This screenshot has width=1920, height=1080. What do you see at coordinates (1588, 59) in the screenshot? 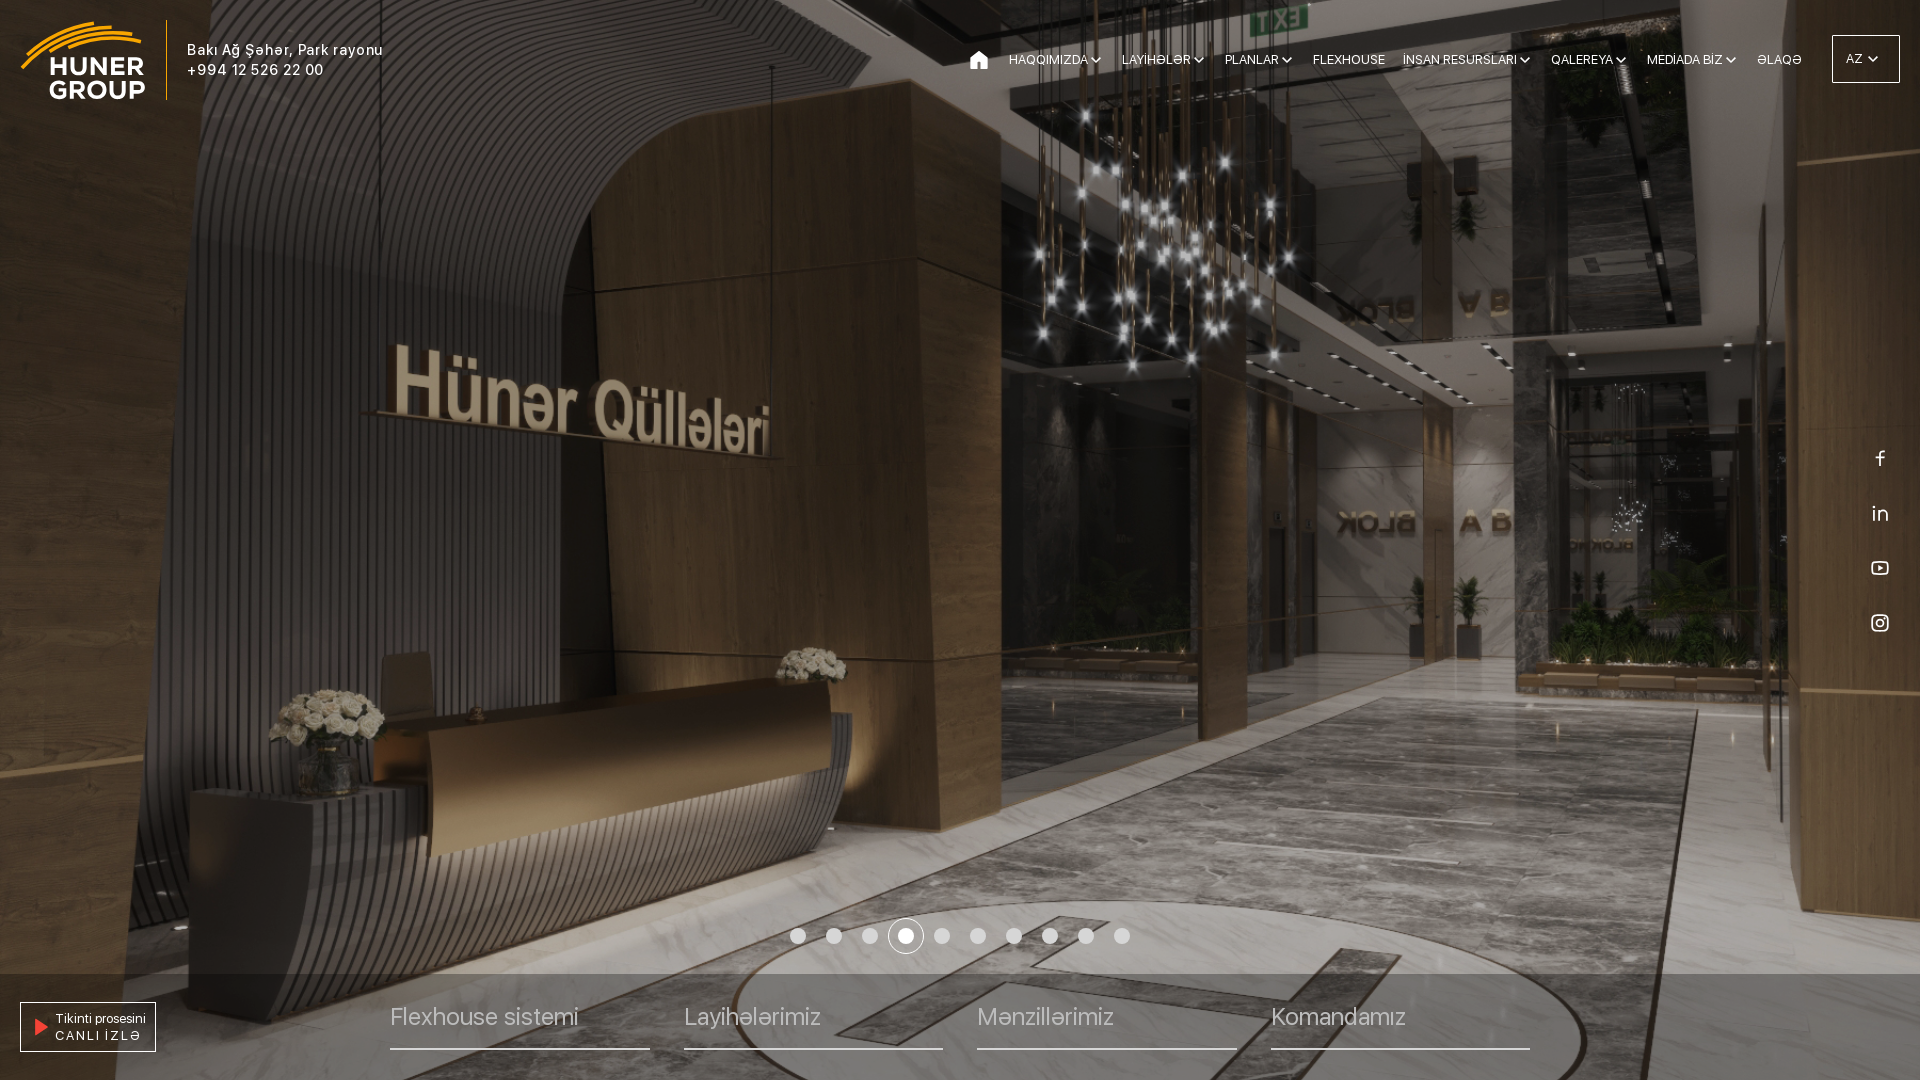
I see `'QALEREYA'` at bounding box center [1588, 59].